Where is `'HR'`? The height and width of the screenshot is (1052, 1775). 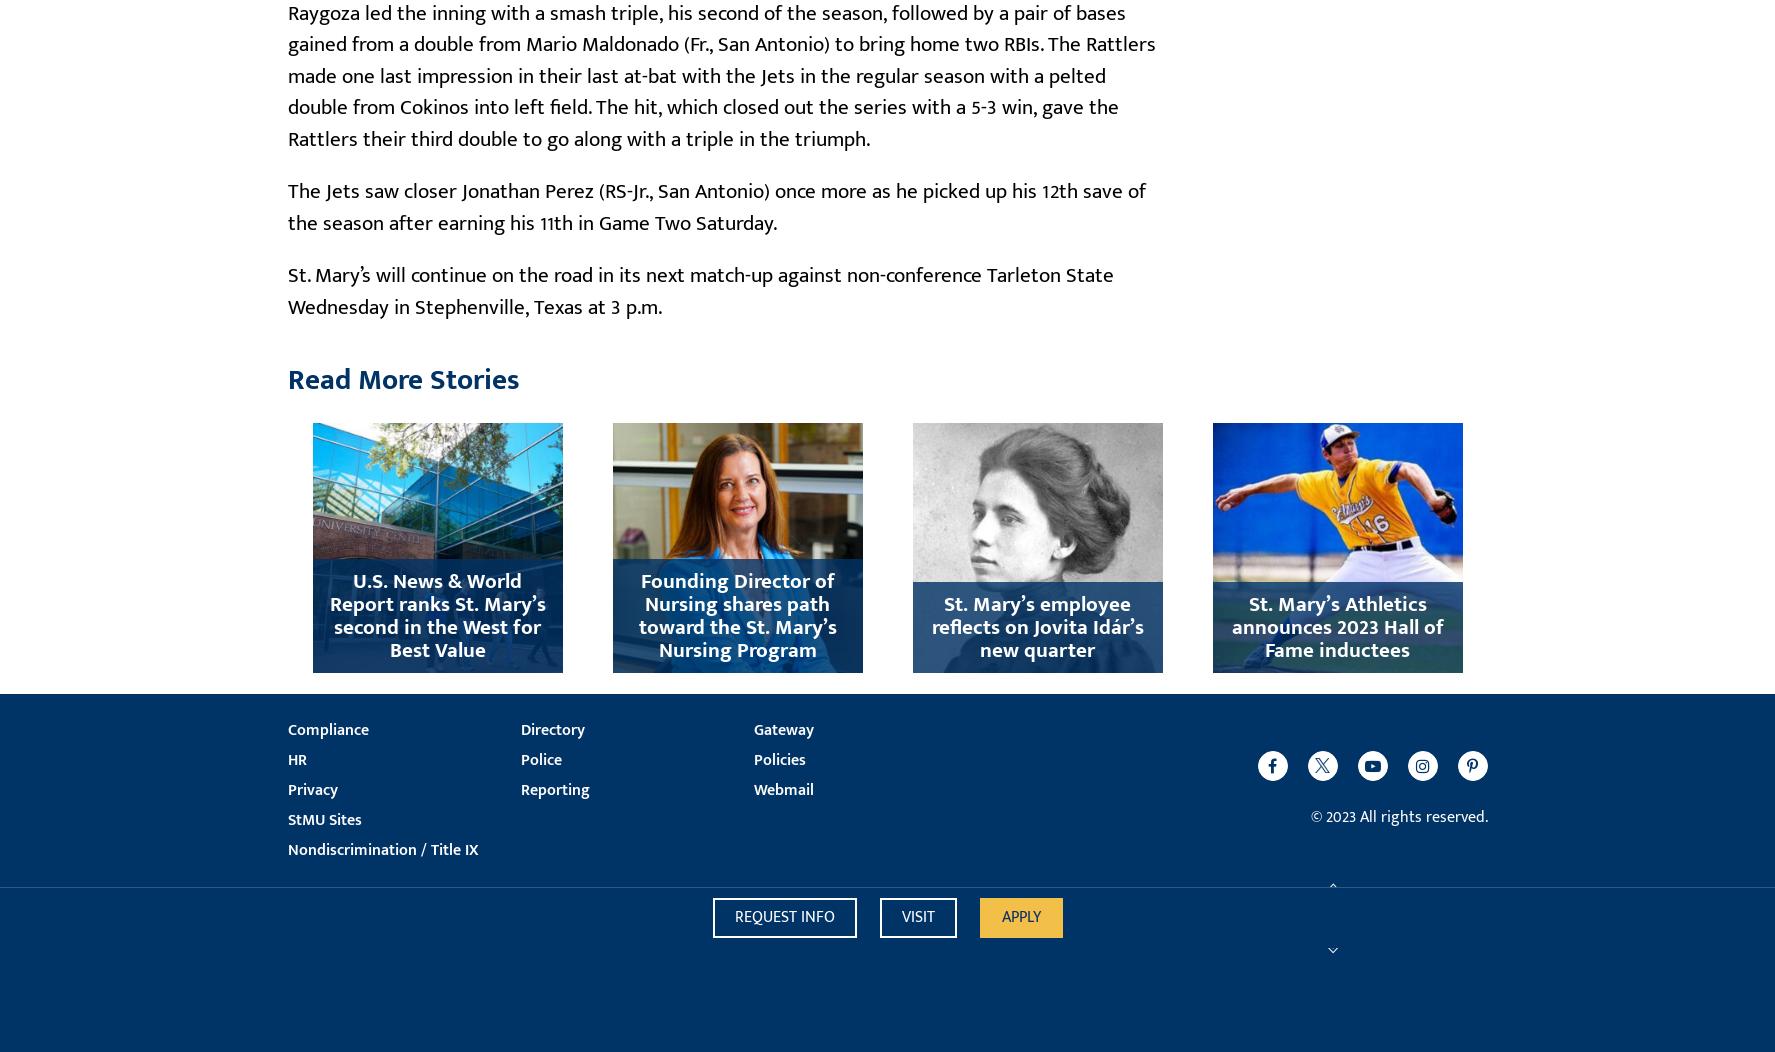 'HR' is located at coordinates (296, 758).